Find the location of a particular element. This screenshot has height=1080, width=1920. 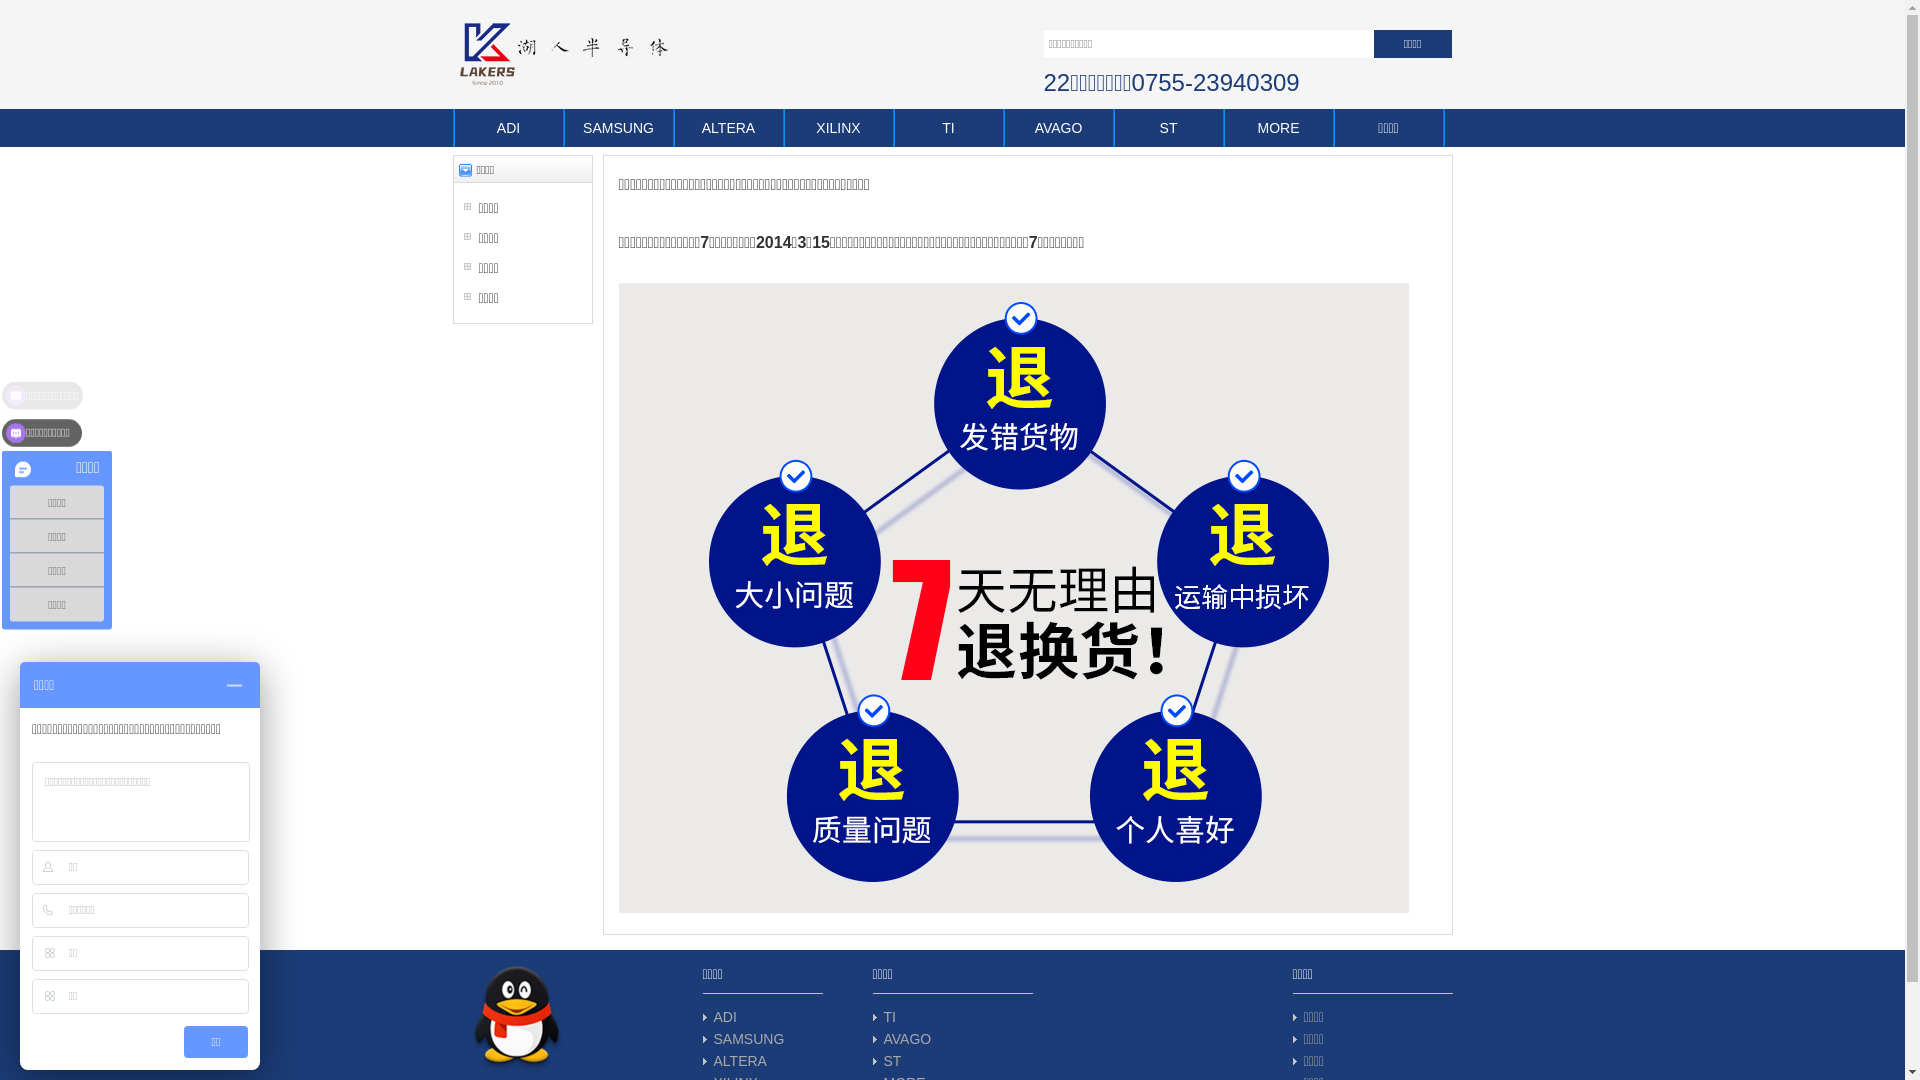

'XILINX' is located at coordinates (839, 127).